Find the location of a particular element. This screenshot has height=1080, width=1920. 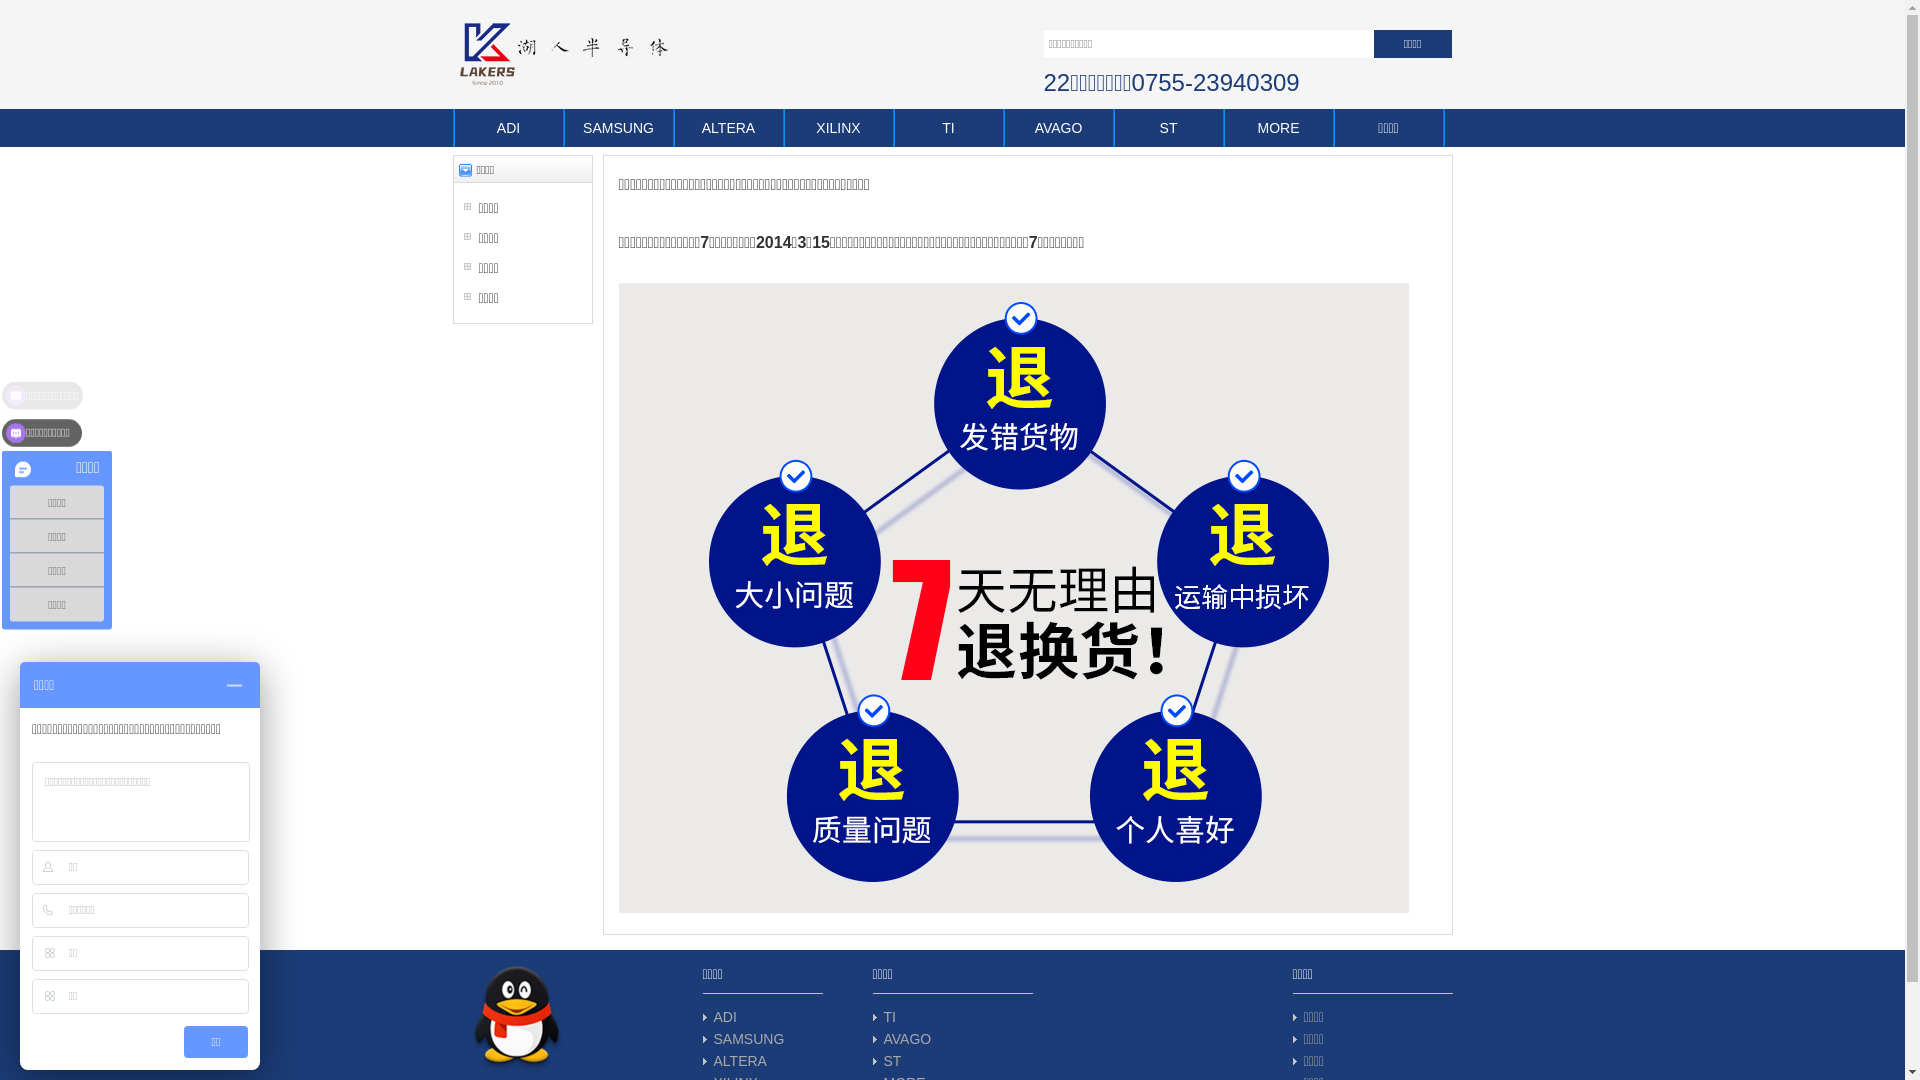

'XILINX' is located at coordinates (839, 127).